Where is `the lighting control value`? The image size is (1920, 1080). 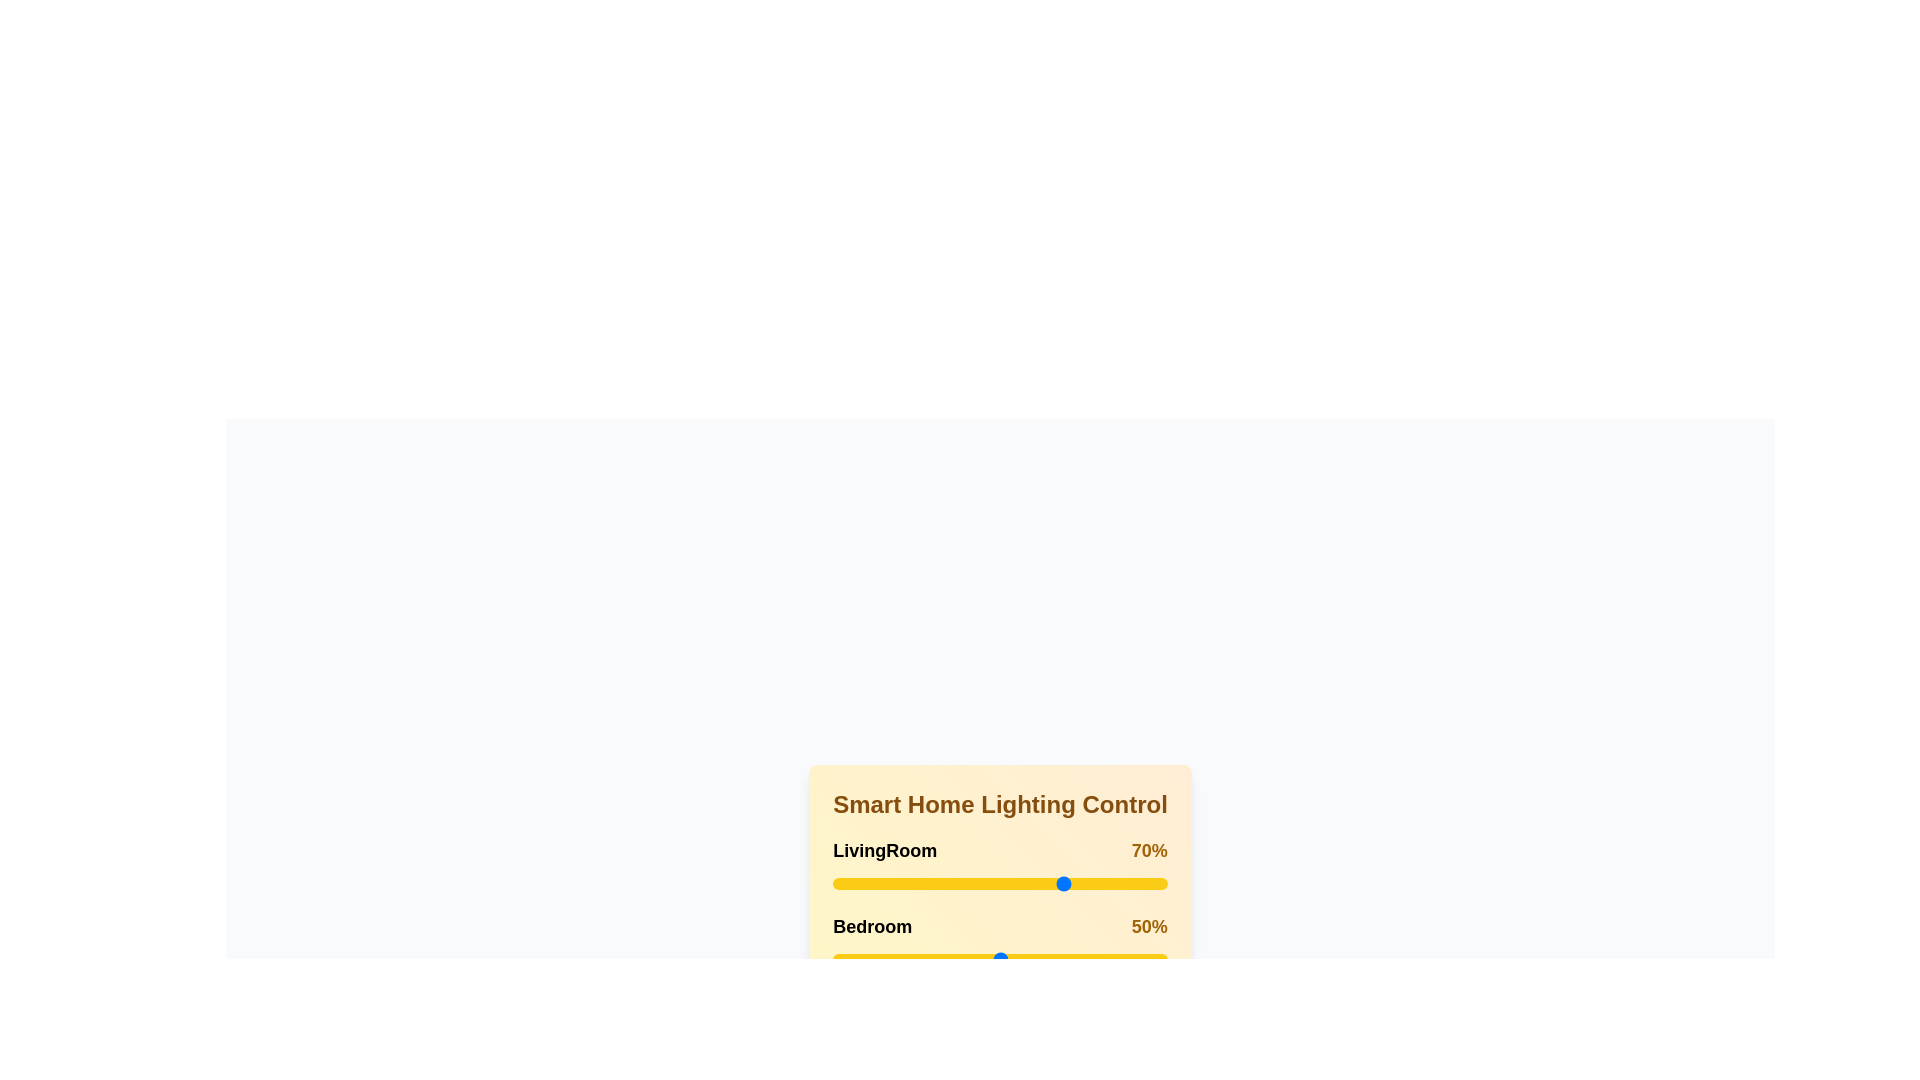
the lighting control value is located at coordinates (873, 882).